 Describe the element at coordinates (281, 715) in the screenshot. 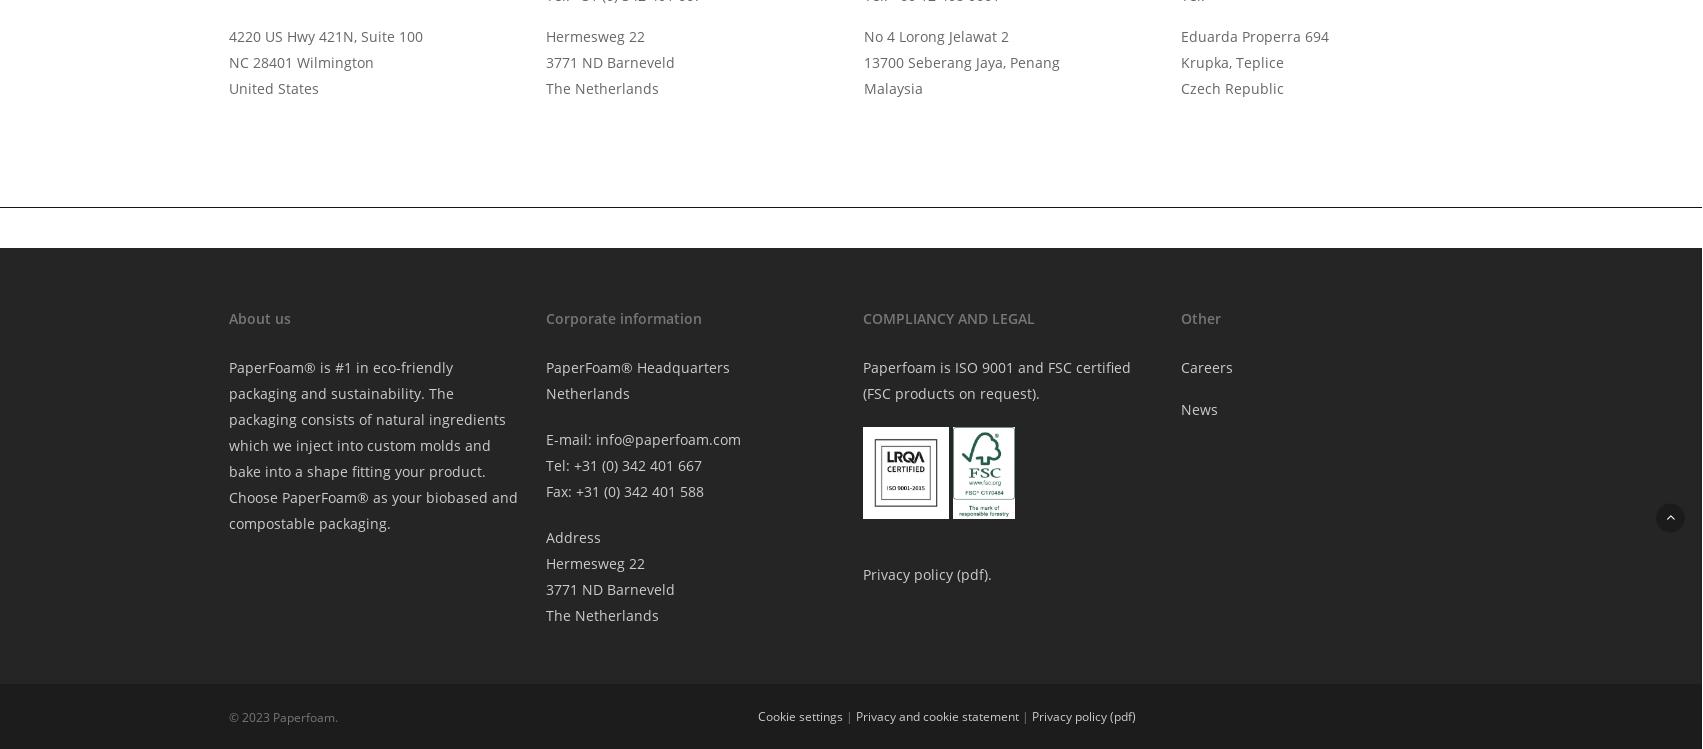

I see `'© 2023 Paperfoam.'` at that location.